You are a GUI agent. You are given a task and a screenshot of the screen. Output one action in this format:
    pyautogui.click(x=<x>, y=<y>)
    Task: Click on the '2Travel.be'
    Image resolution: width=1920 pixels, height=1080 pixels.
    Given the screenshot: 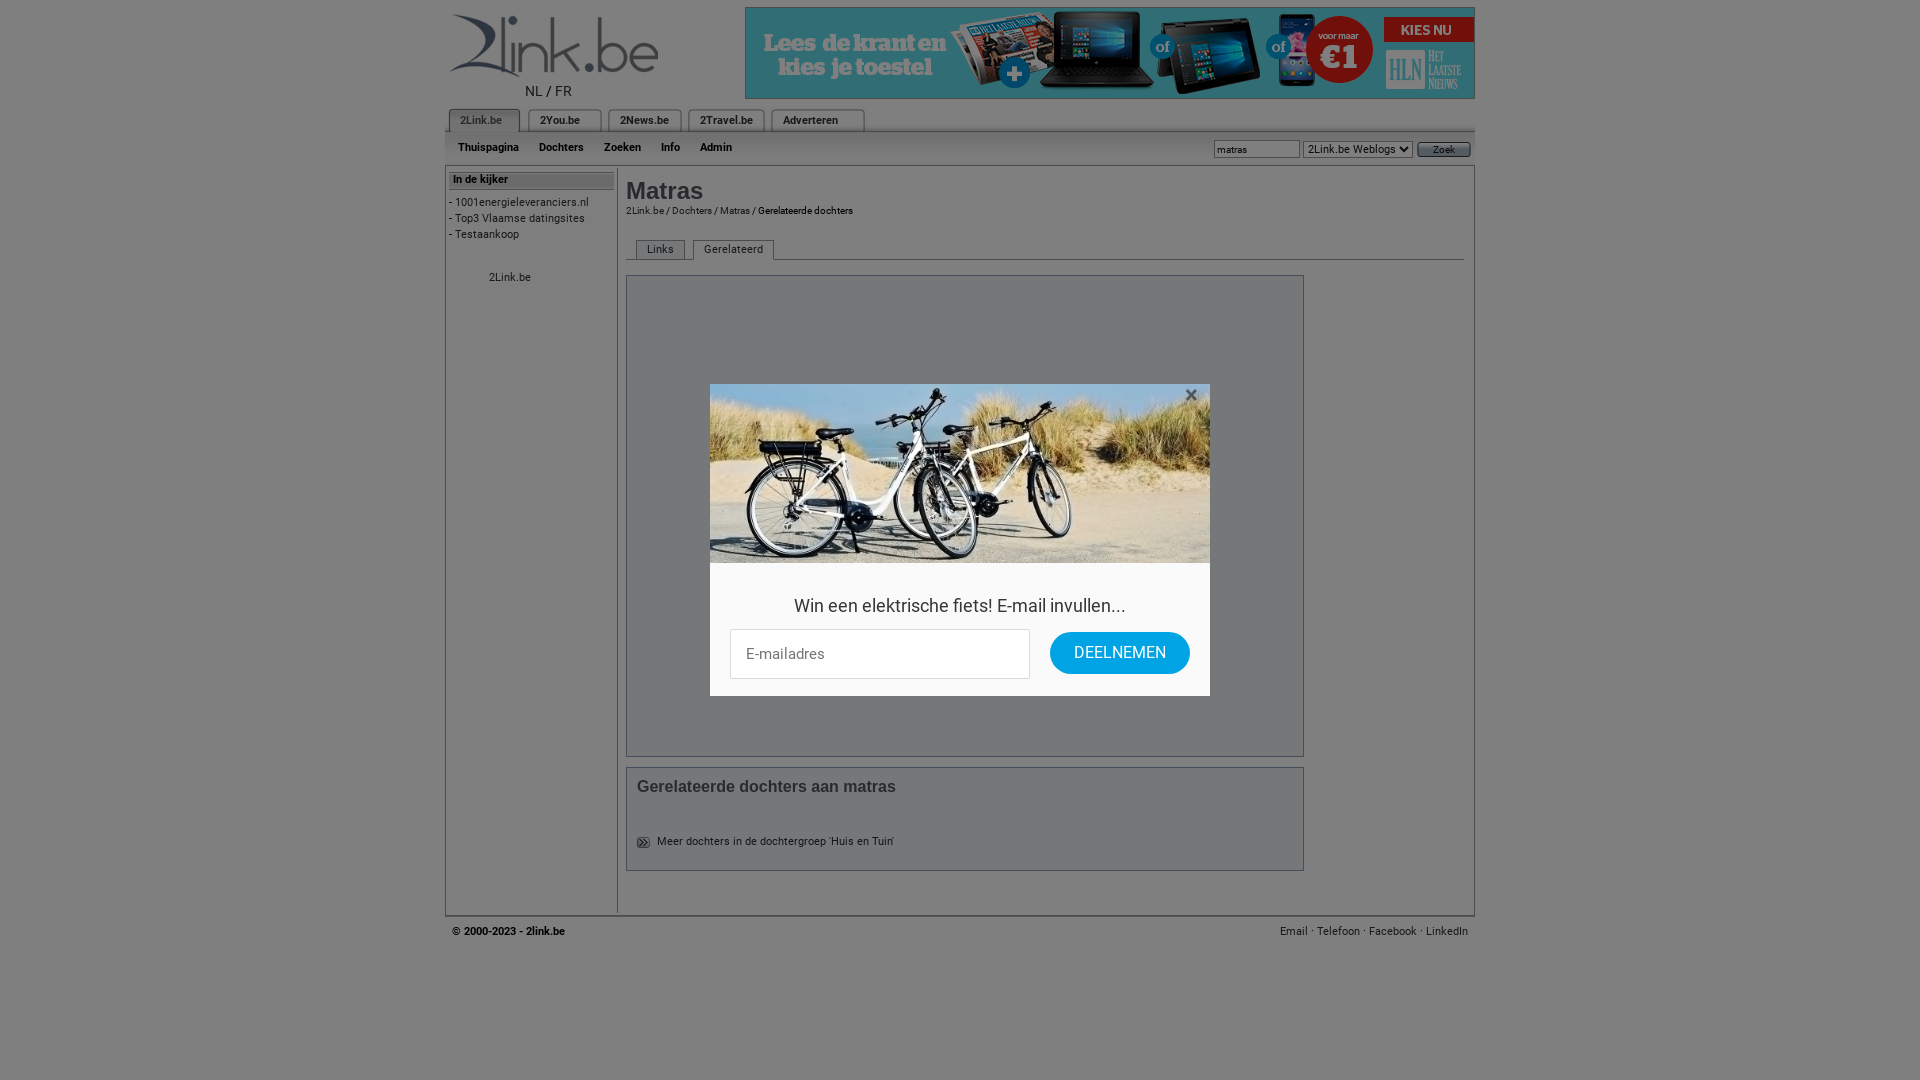 What is the action you would take?
    pyautogui.click(x=700, y=120)
    